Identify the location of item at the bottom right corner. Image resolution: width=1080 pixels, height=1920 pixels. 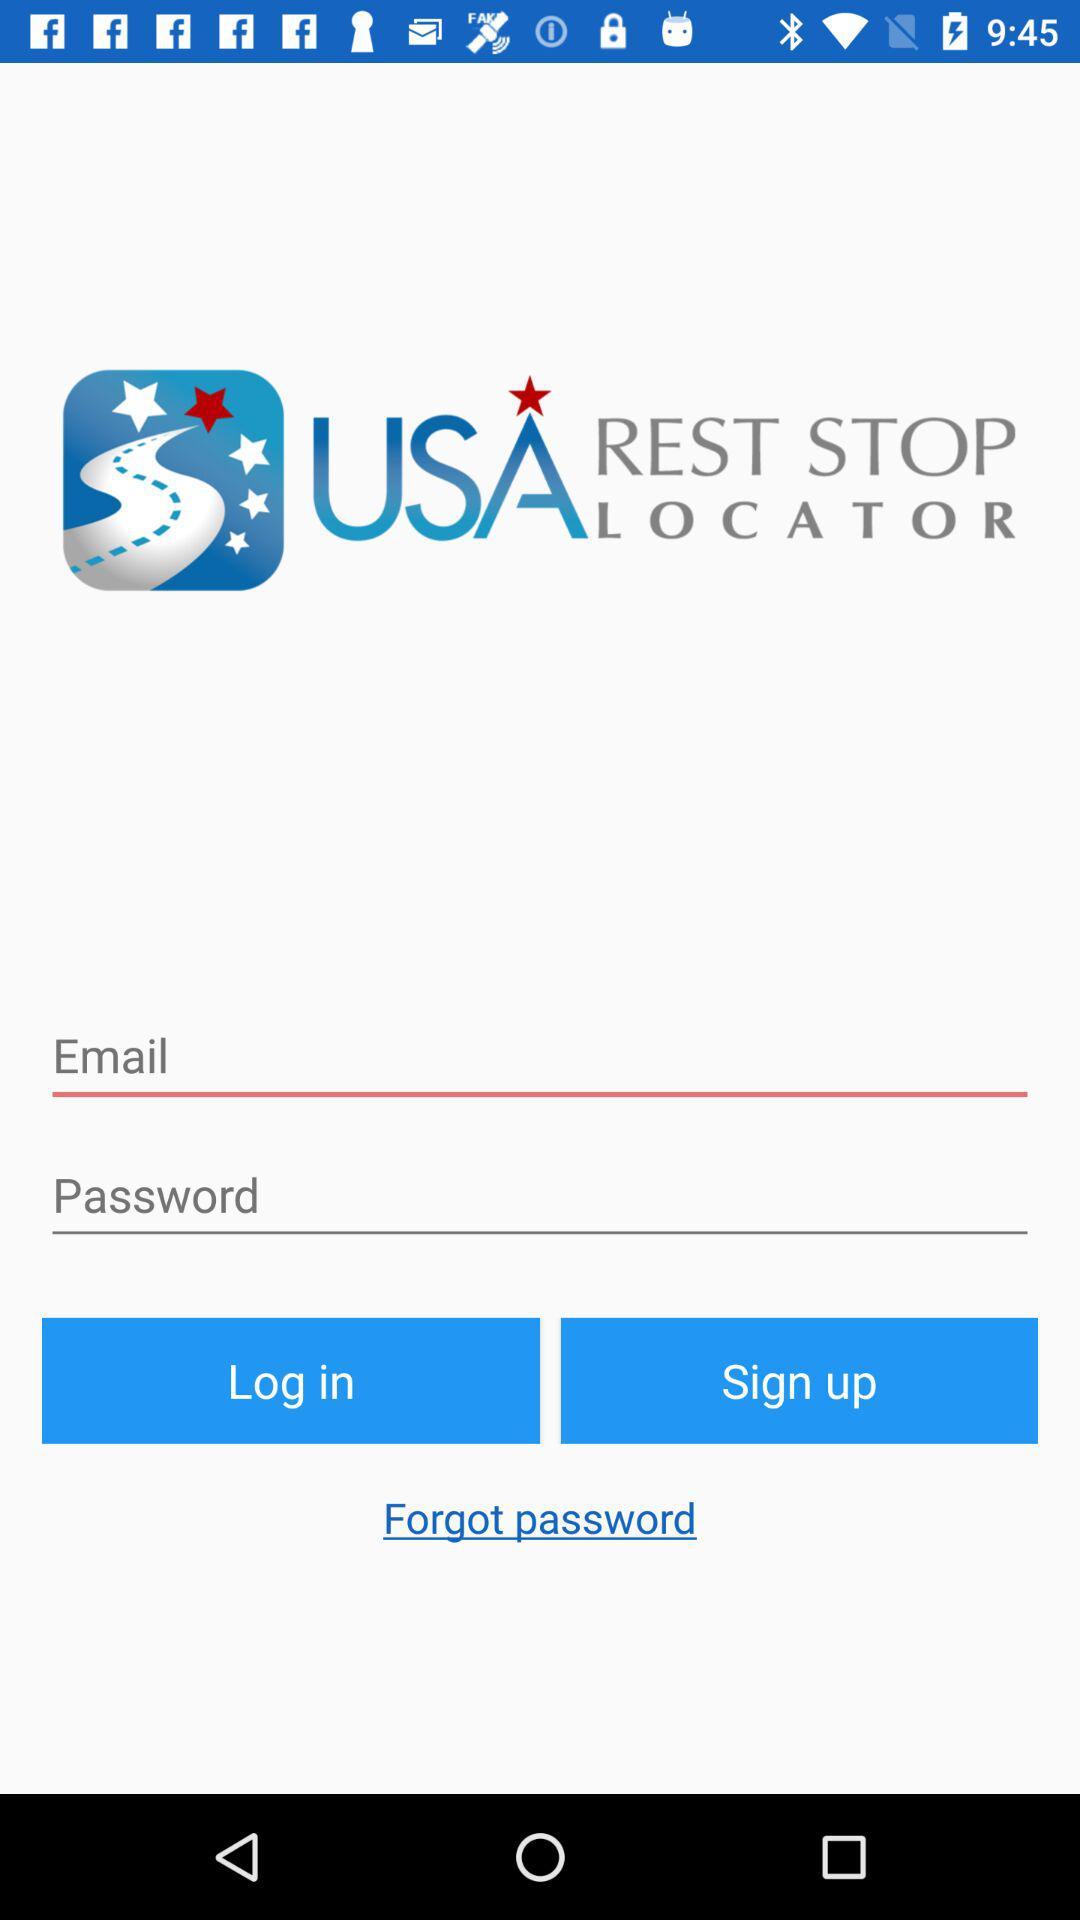
(798, 1379).